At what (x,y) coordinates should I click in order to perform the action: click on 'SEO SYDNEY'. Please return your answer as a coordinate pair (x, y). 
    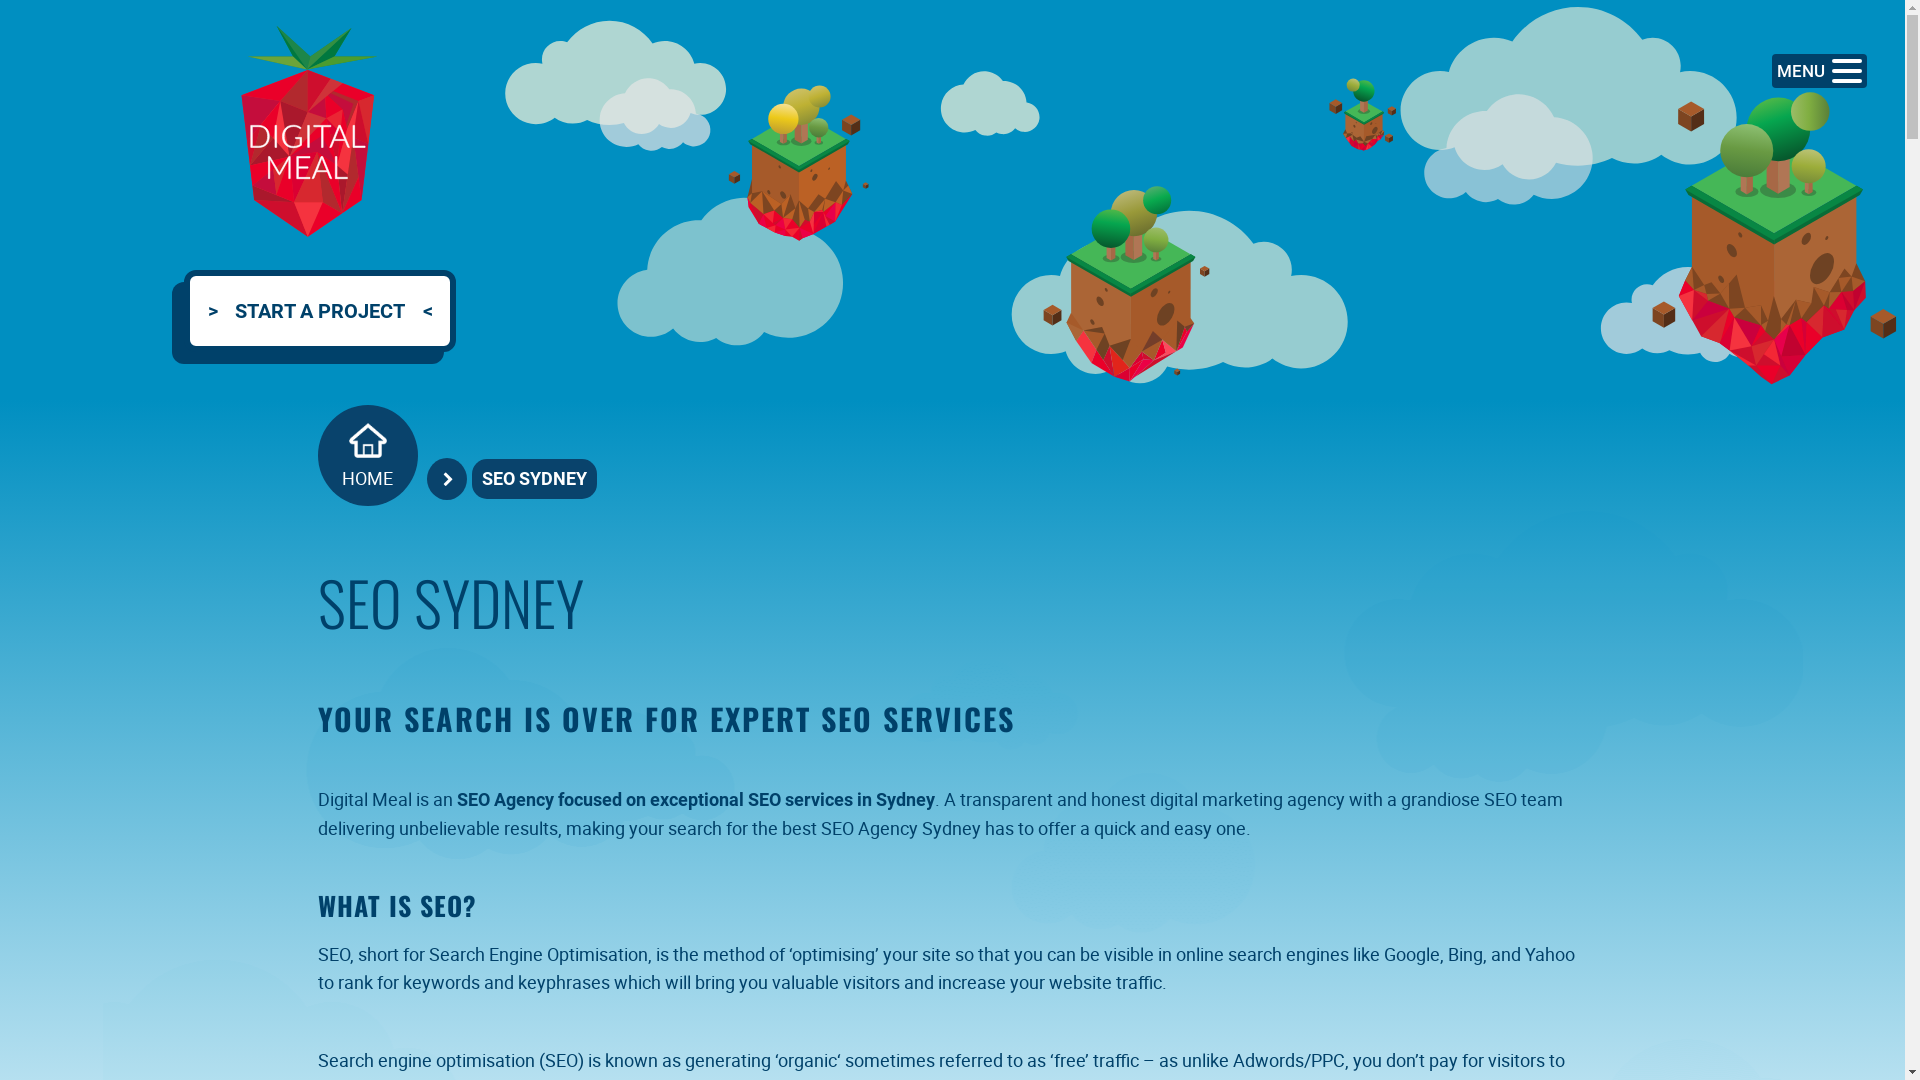
    Looking at the image, I should click on (534, 478).